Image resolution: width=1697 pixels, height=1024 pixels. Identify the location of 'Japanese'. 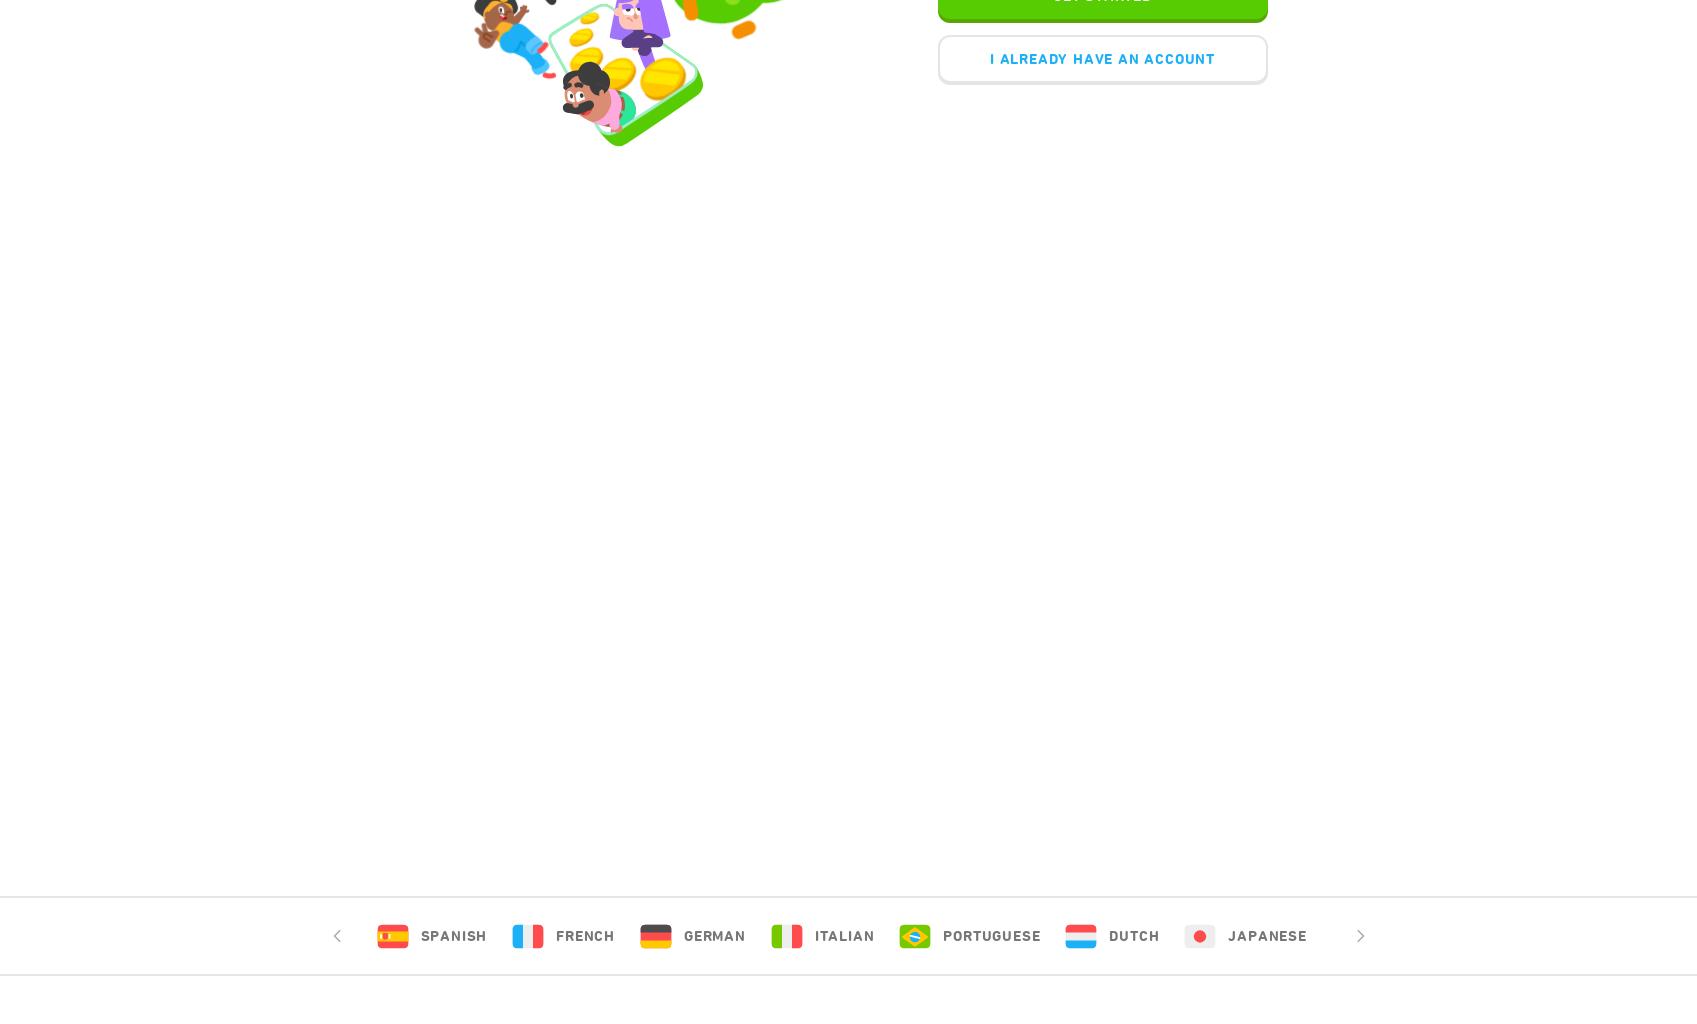
(1266, 935).